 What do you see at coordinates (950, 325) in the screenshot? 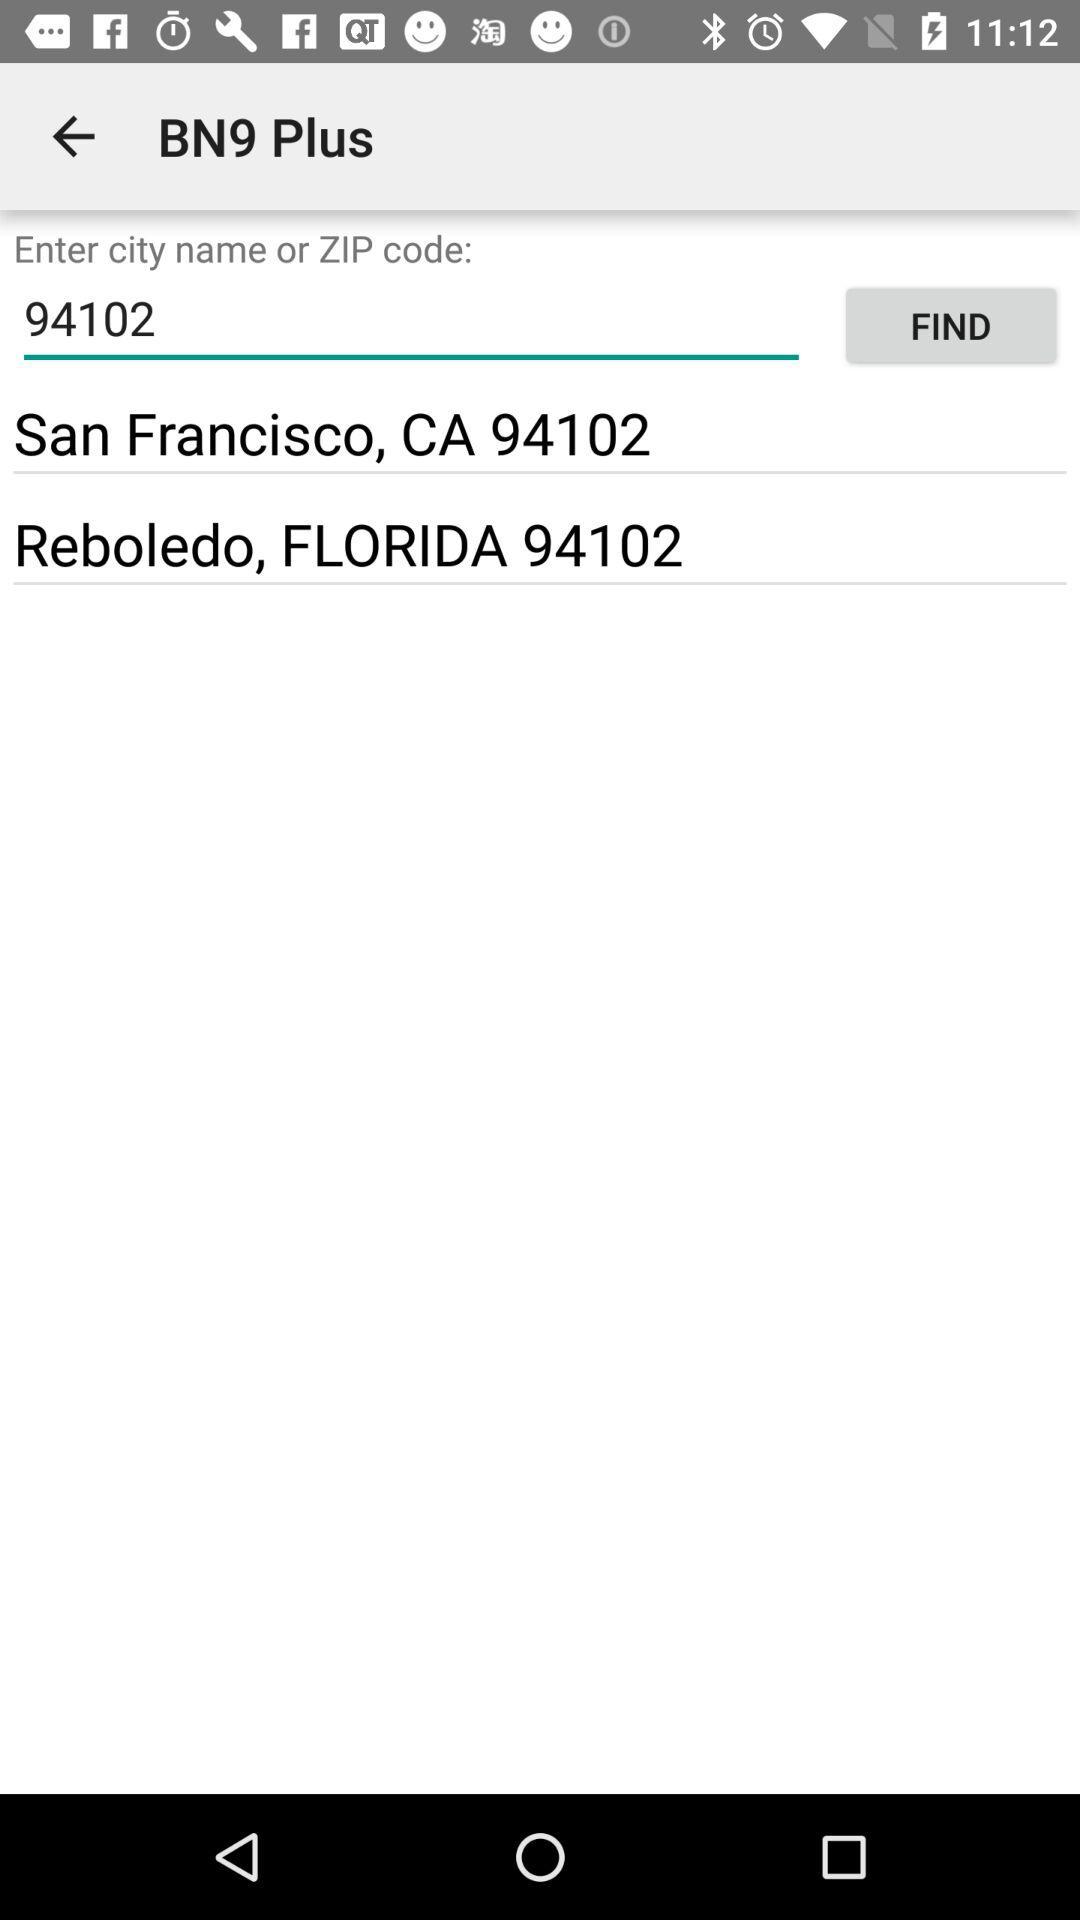
I see `item next to 94102` at bounding box center [950, 325].